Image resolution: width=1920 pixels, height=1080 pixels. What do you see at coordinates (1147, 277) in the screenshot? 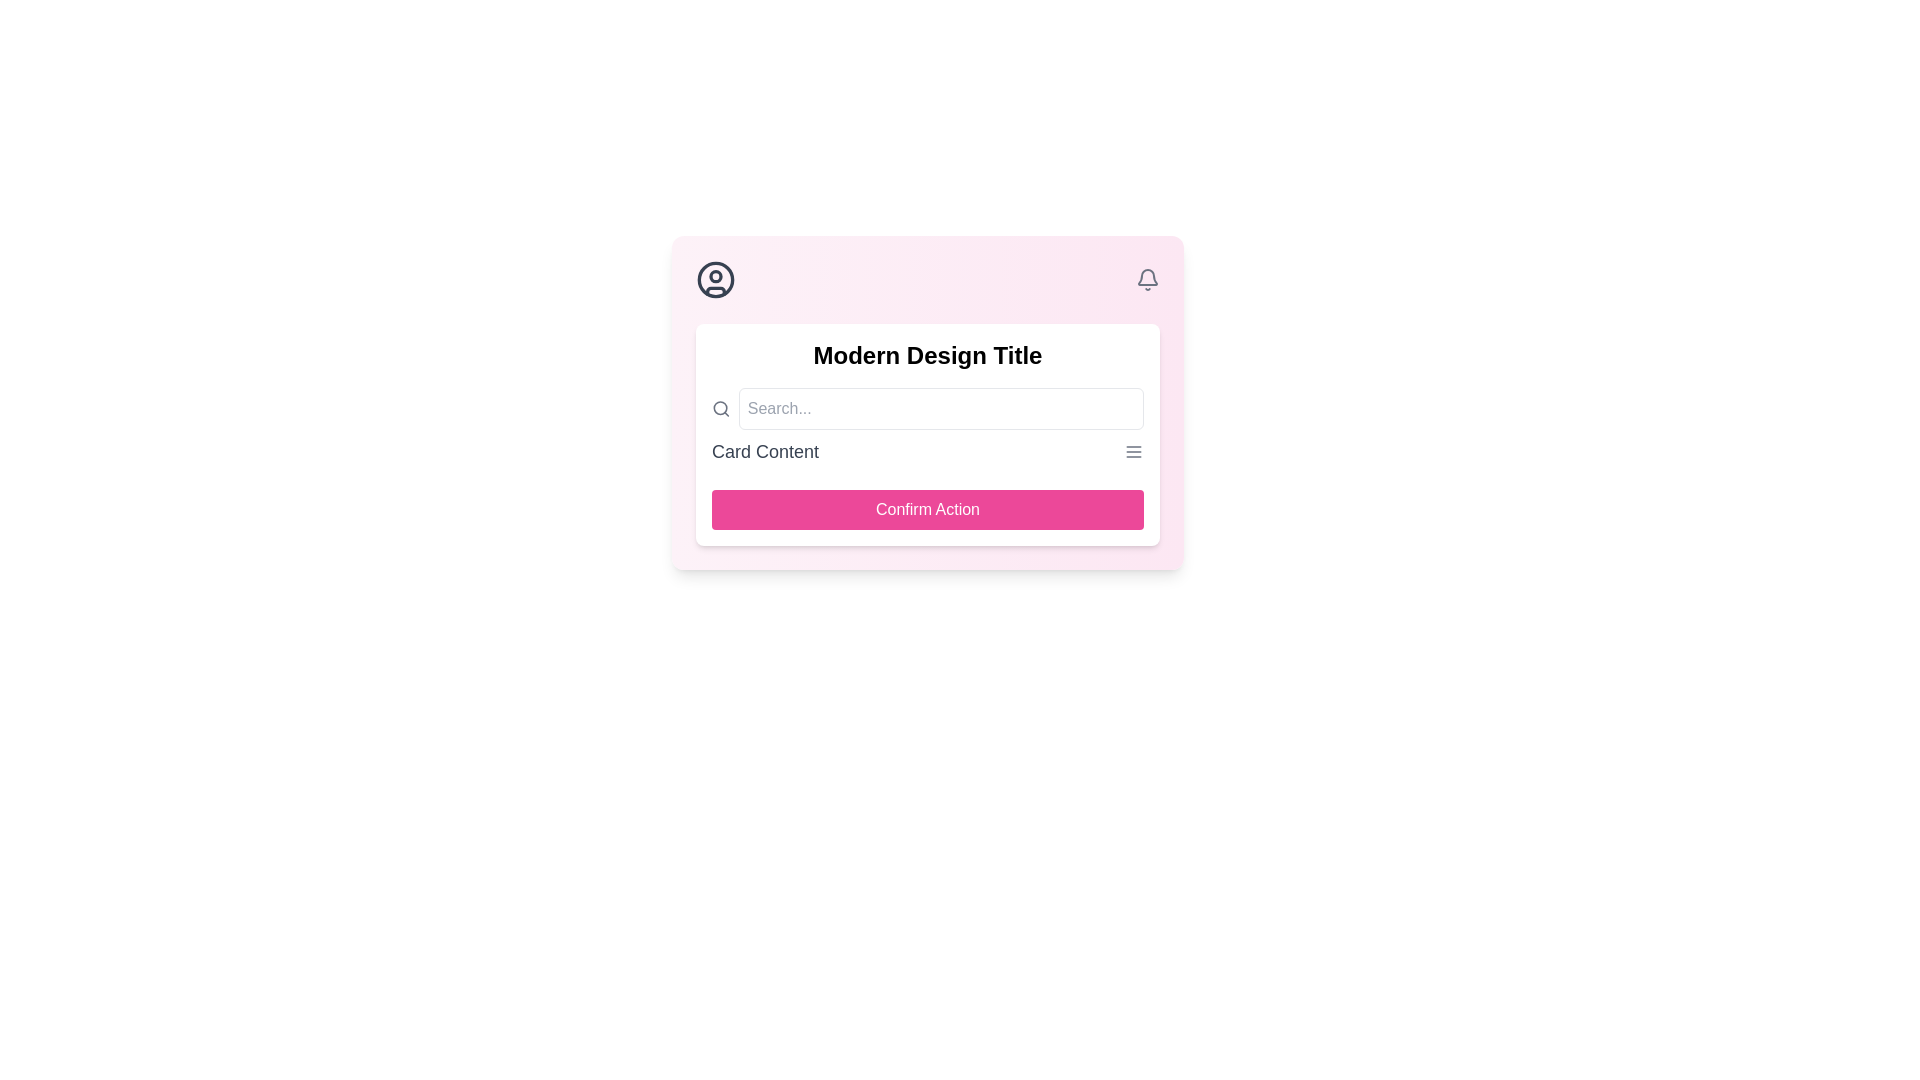
I see `the lower portion of the notification bell icon located in the top-right corner of the card adjacent to the title text area` at bounding box center [1147, 277].